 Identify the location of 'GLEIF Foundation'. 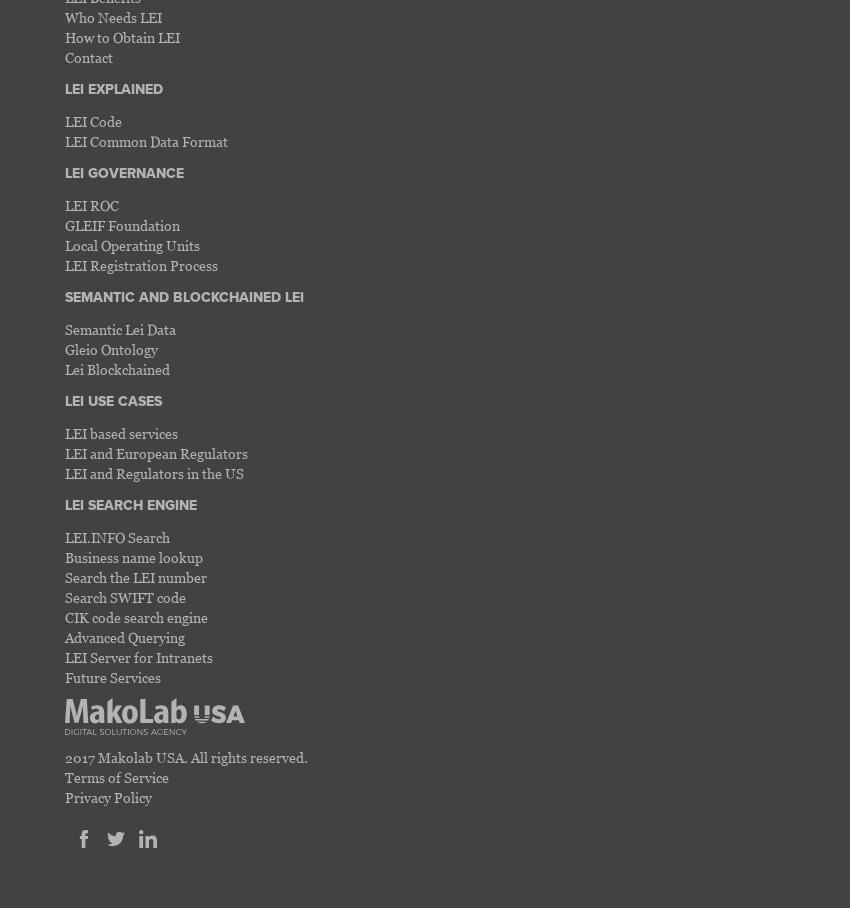
(121, 224).